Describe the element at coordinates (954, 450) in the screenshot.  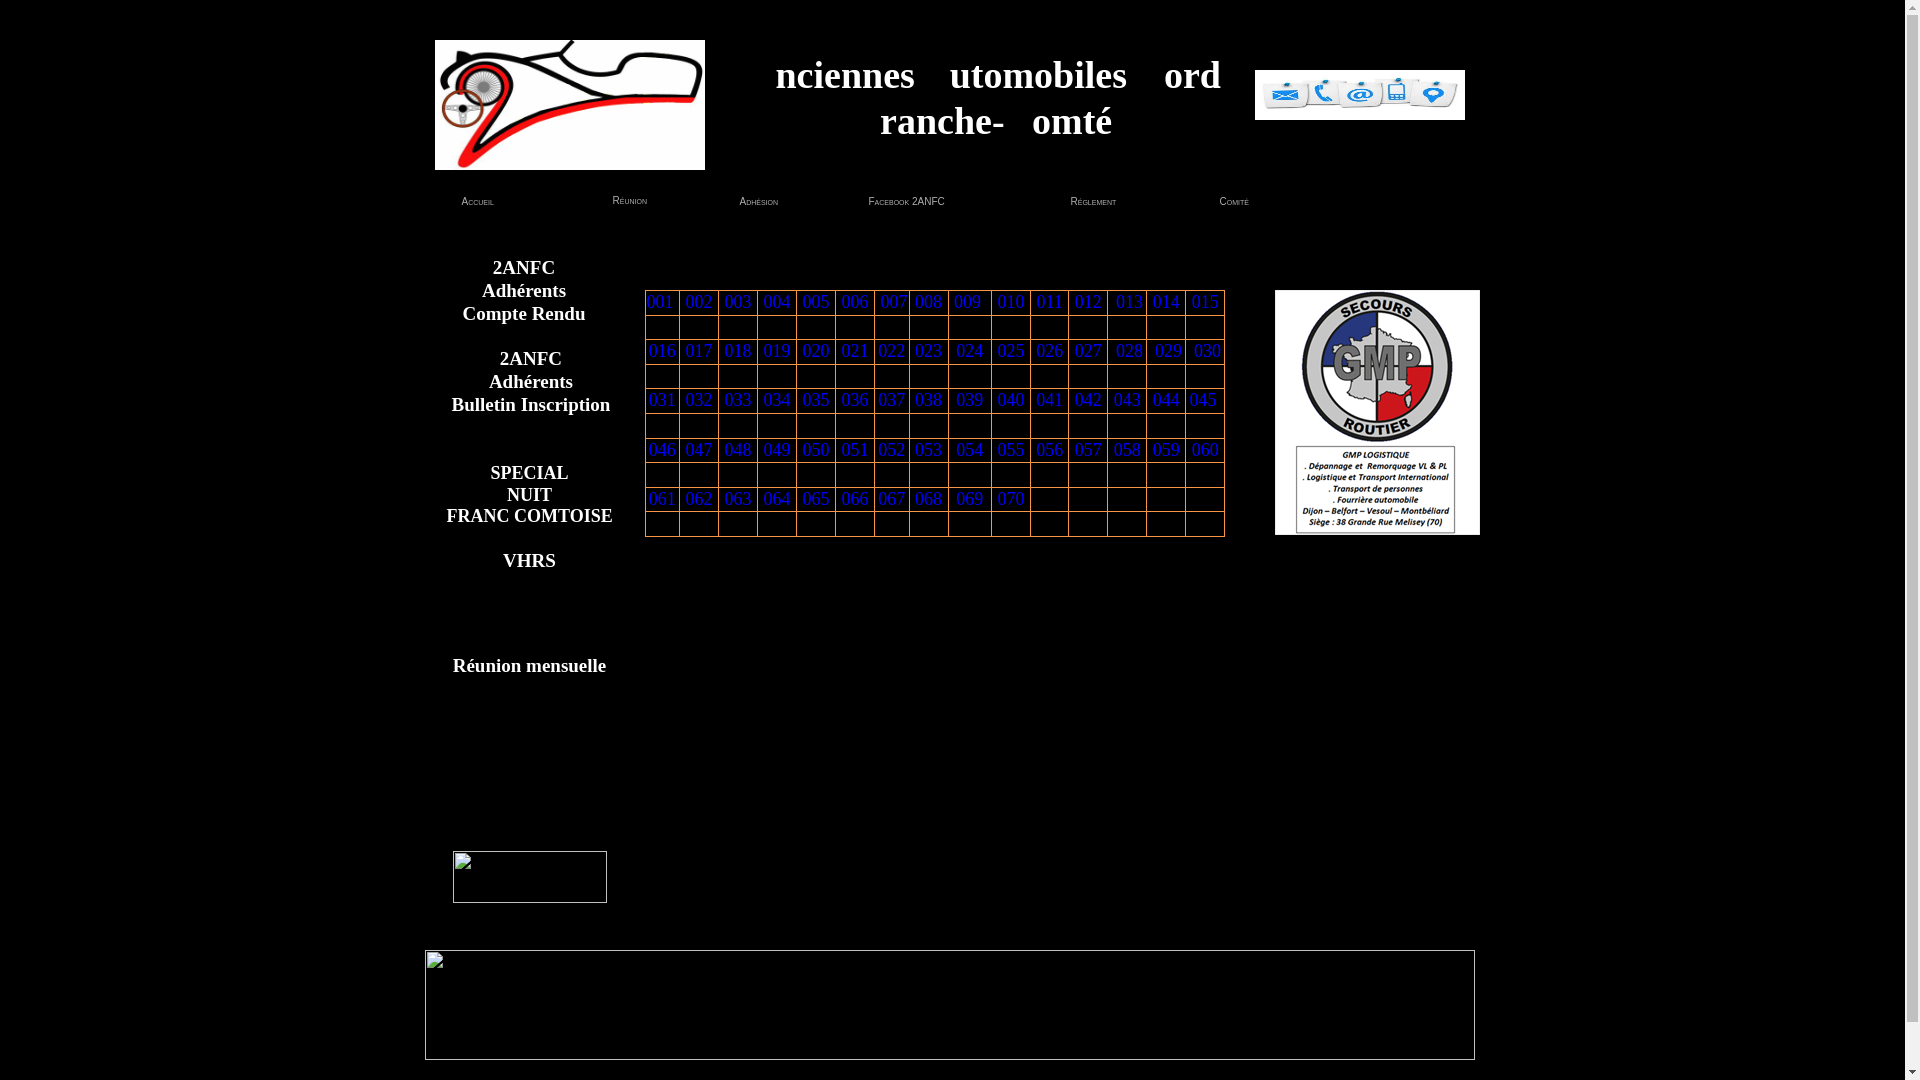
I see `'054'` at that location.